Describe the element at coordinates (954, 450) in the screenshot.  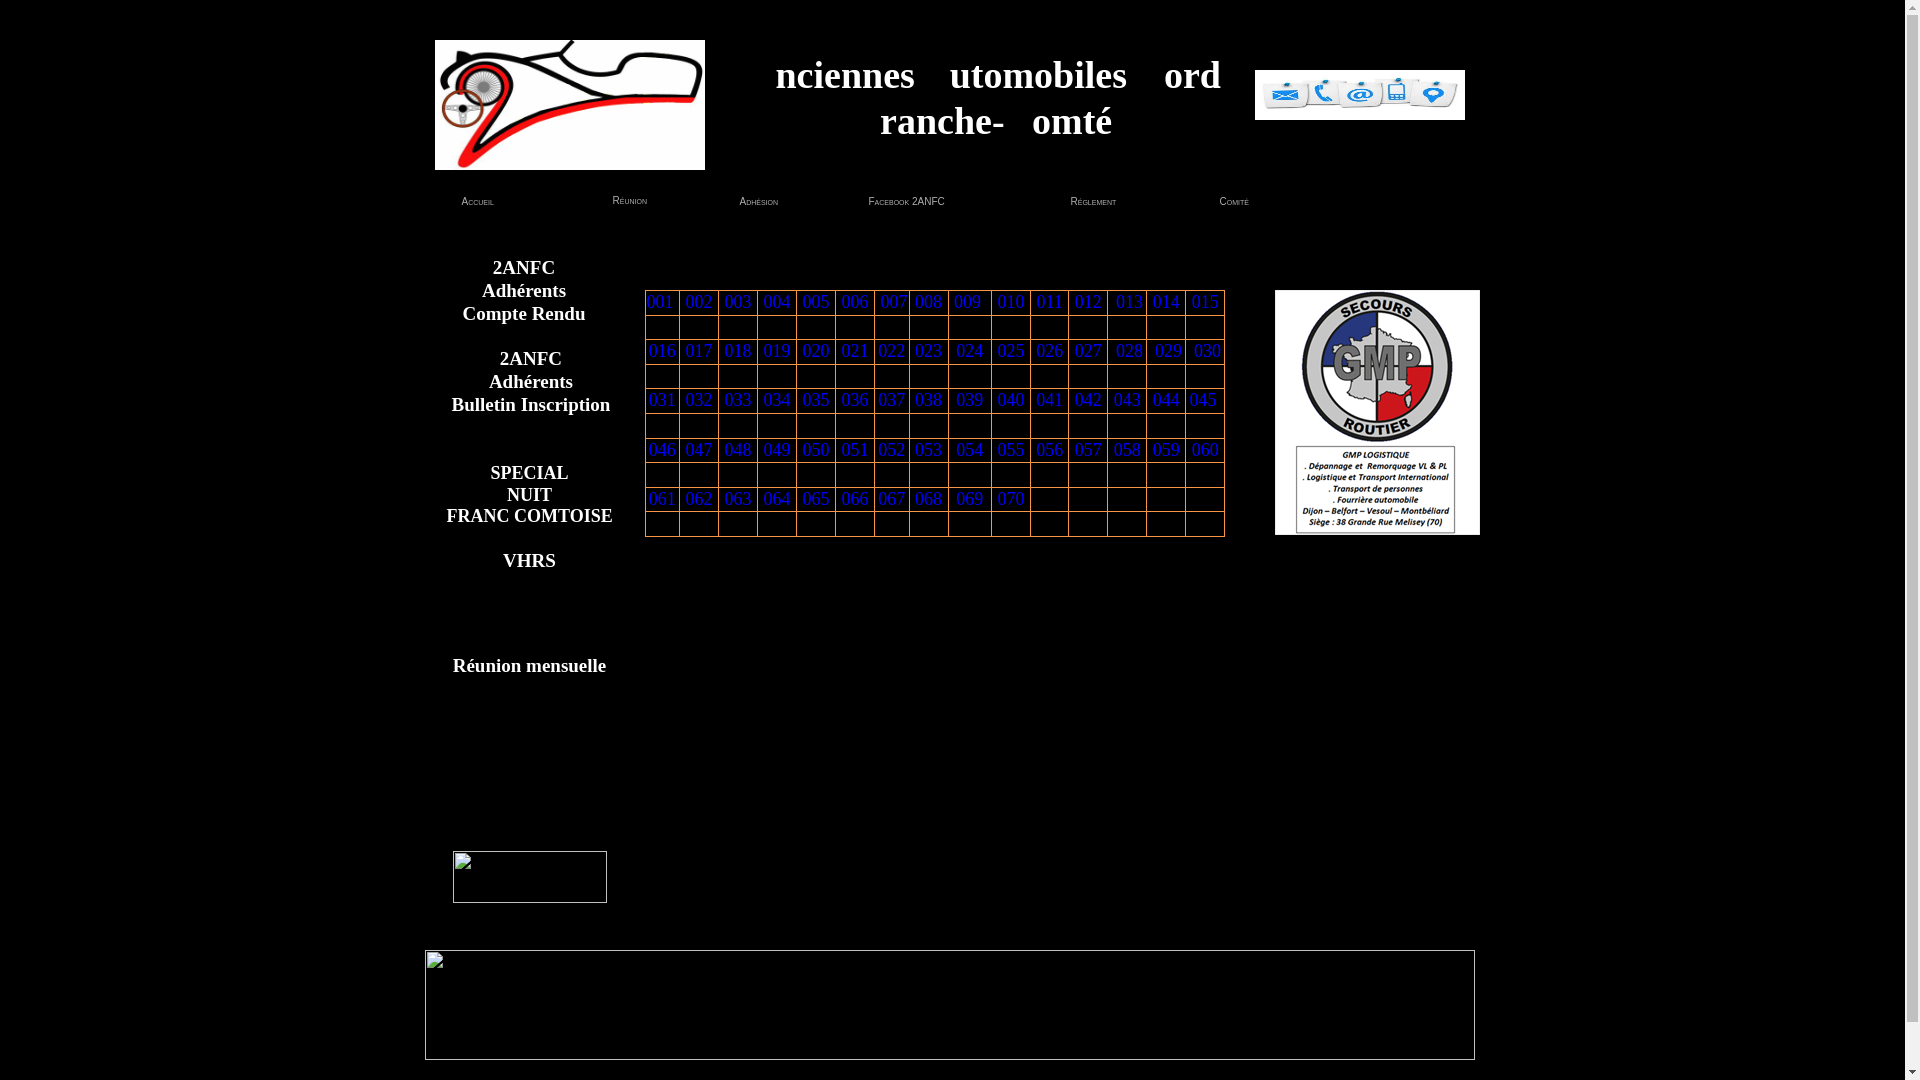
I see `'054'` at that location.